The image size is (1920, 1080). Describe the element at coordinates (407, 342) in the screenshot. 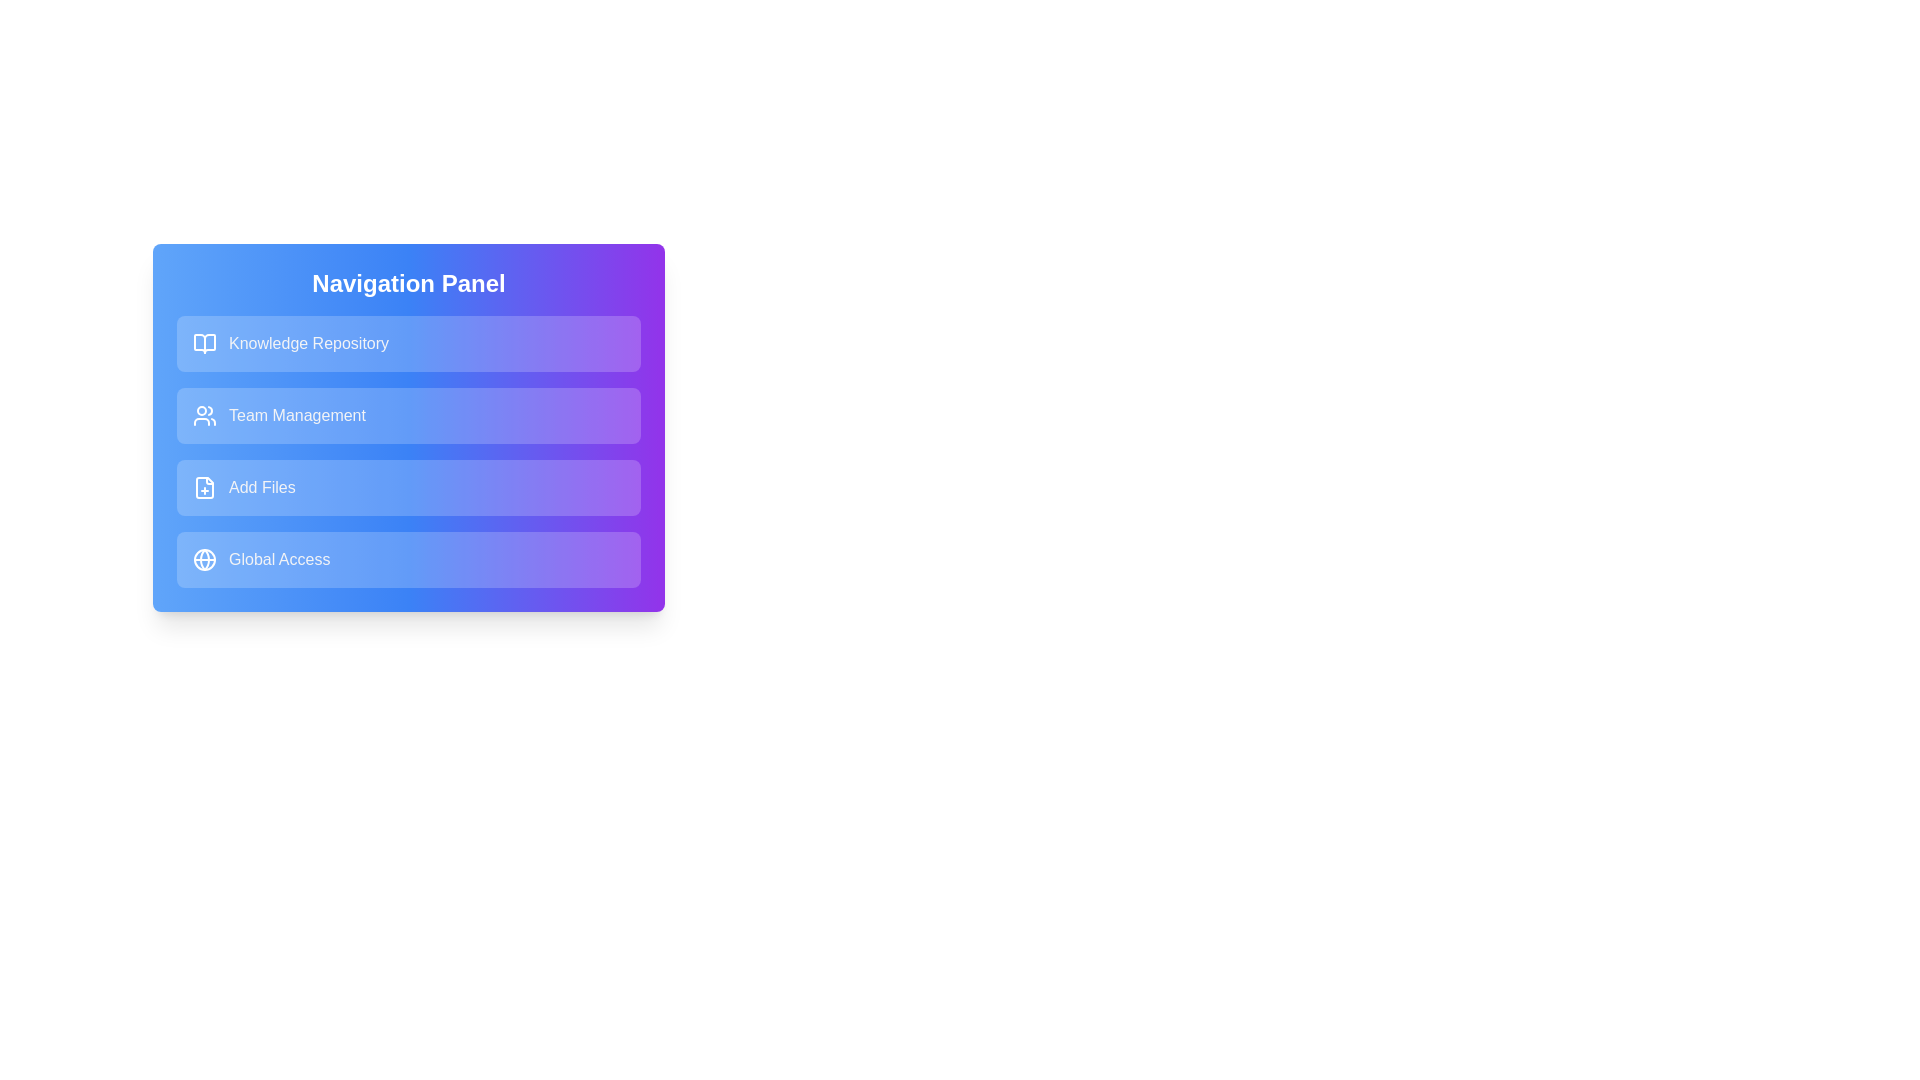

I see `the navigation item labeled Knowledge Repository` at that location.